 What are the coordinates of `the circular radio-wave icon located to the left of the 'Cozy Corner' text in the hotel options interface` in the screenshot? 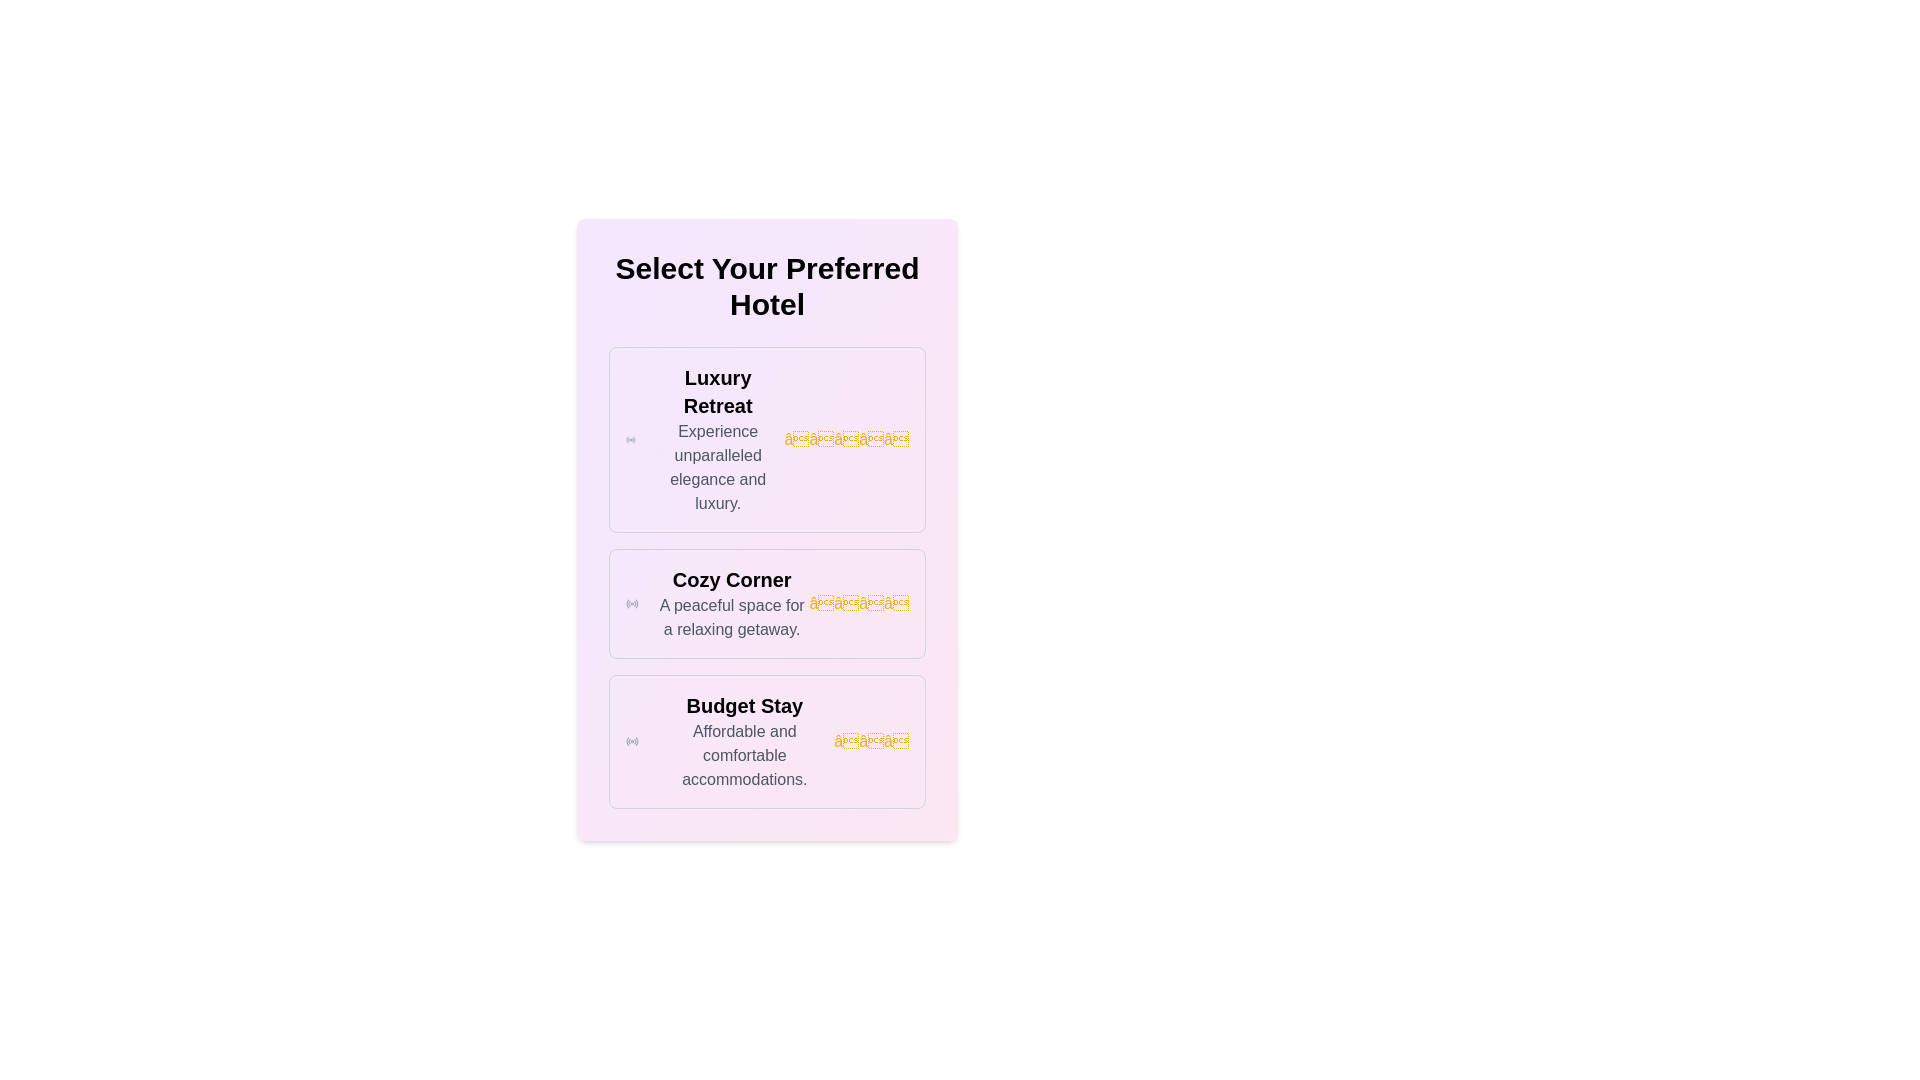 It's located at (631, 603).